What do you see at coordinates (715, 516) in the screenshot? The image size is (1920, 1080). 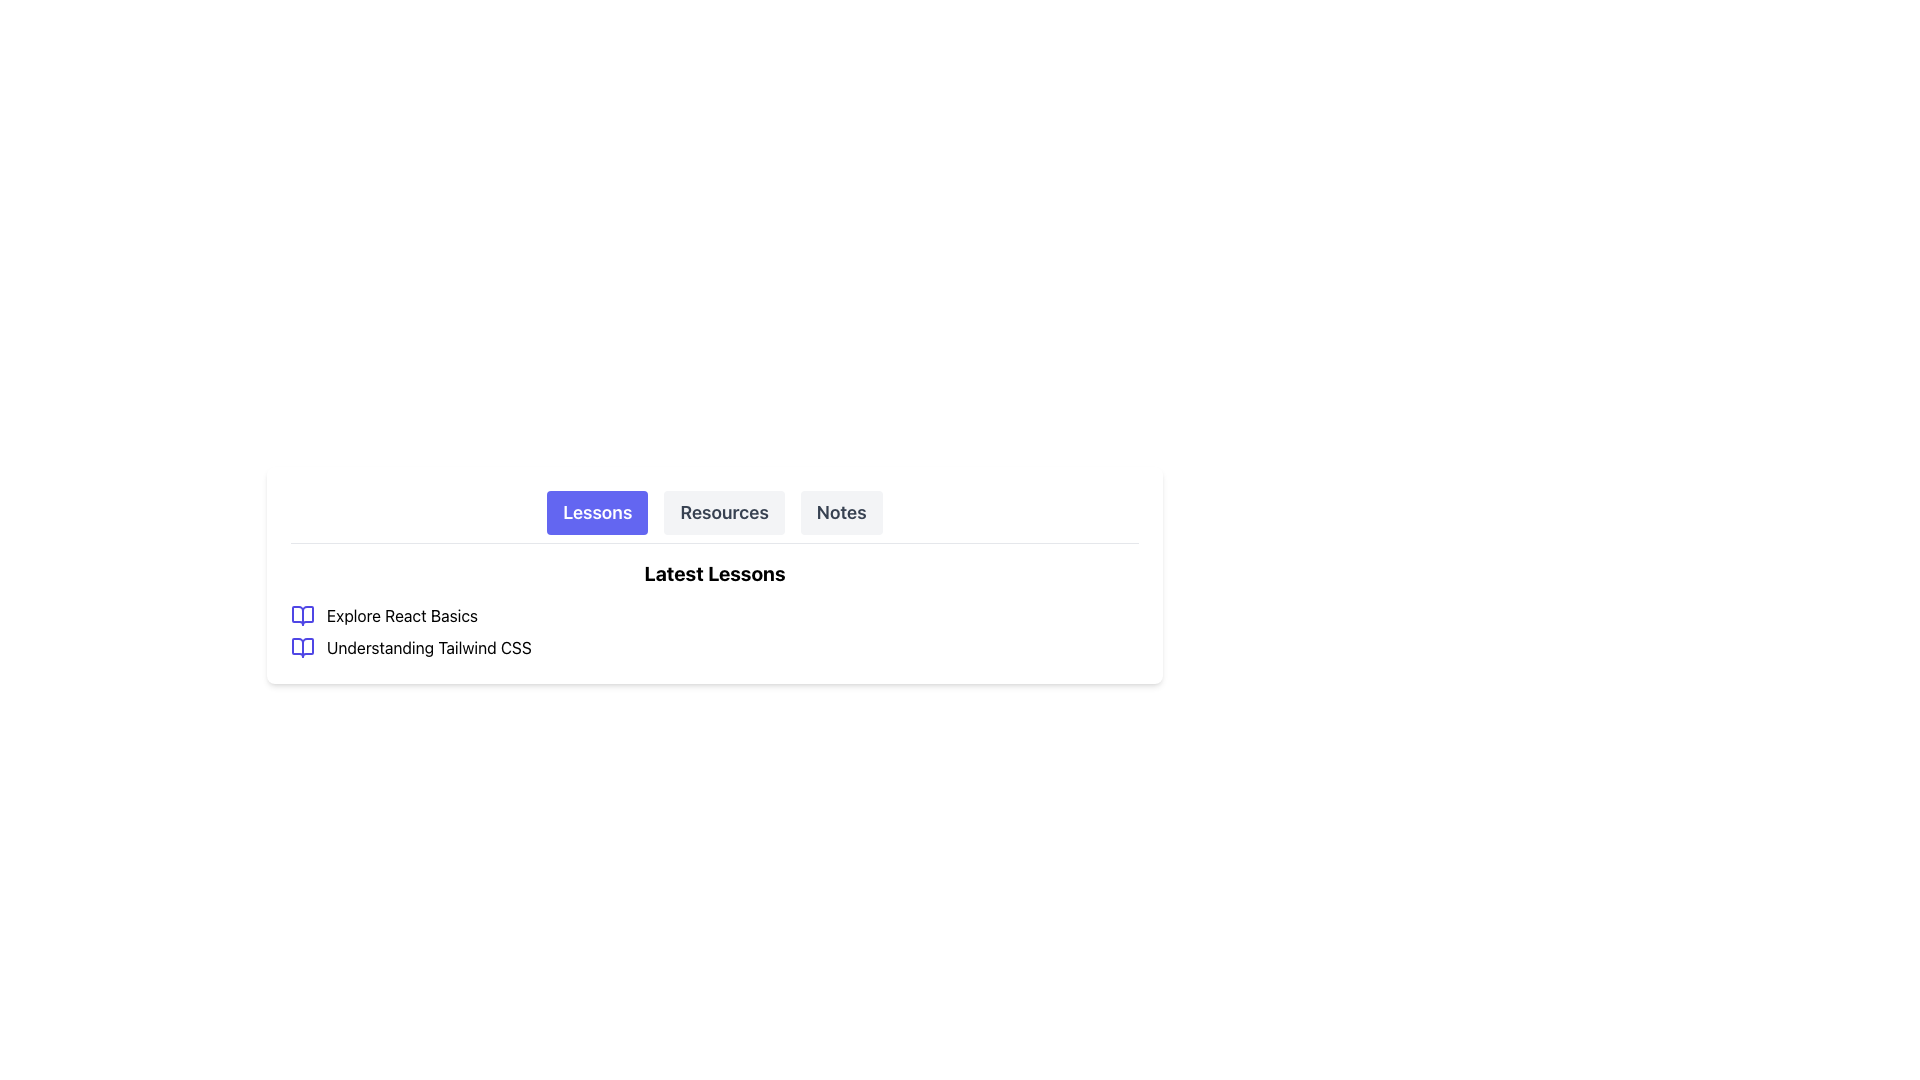 I see `the 'Lessons' option in the Navigation Bar` at bounding box center [715, 516].